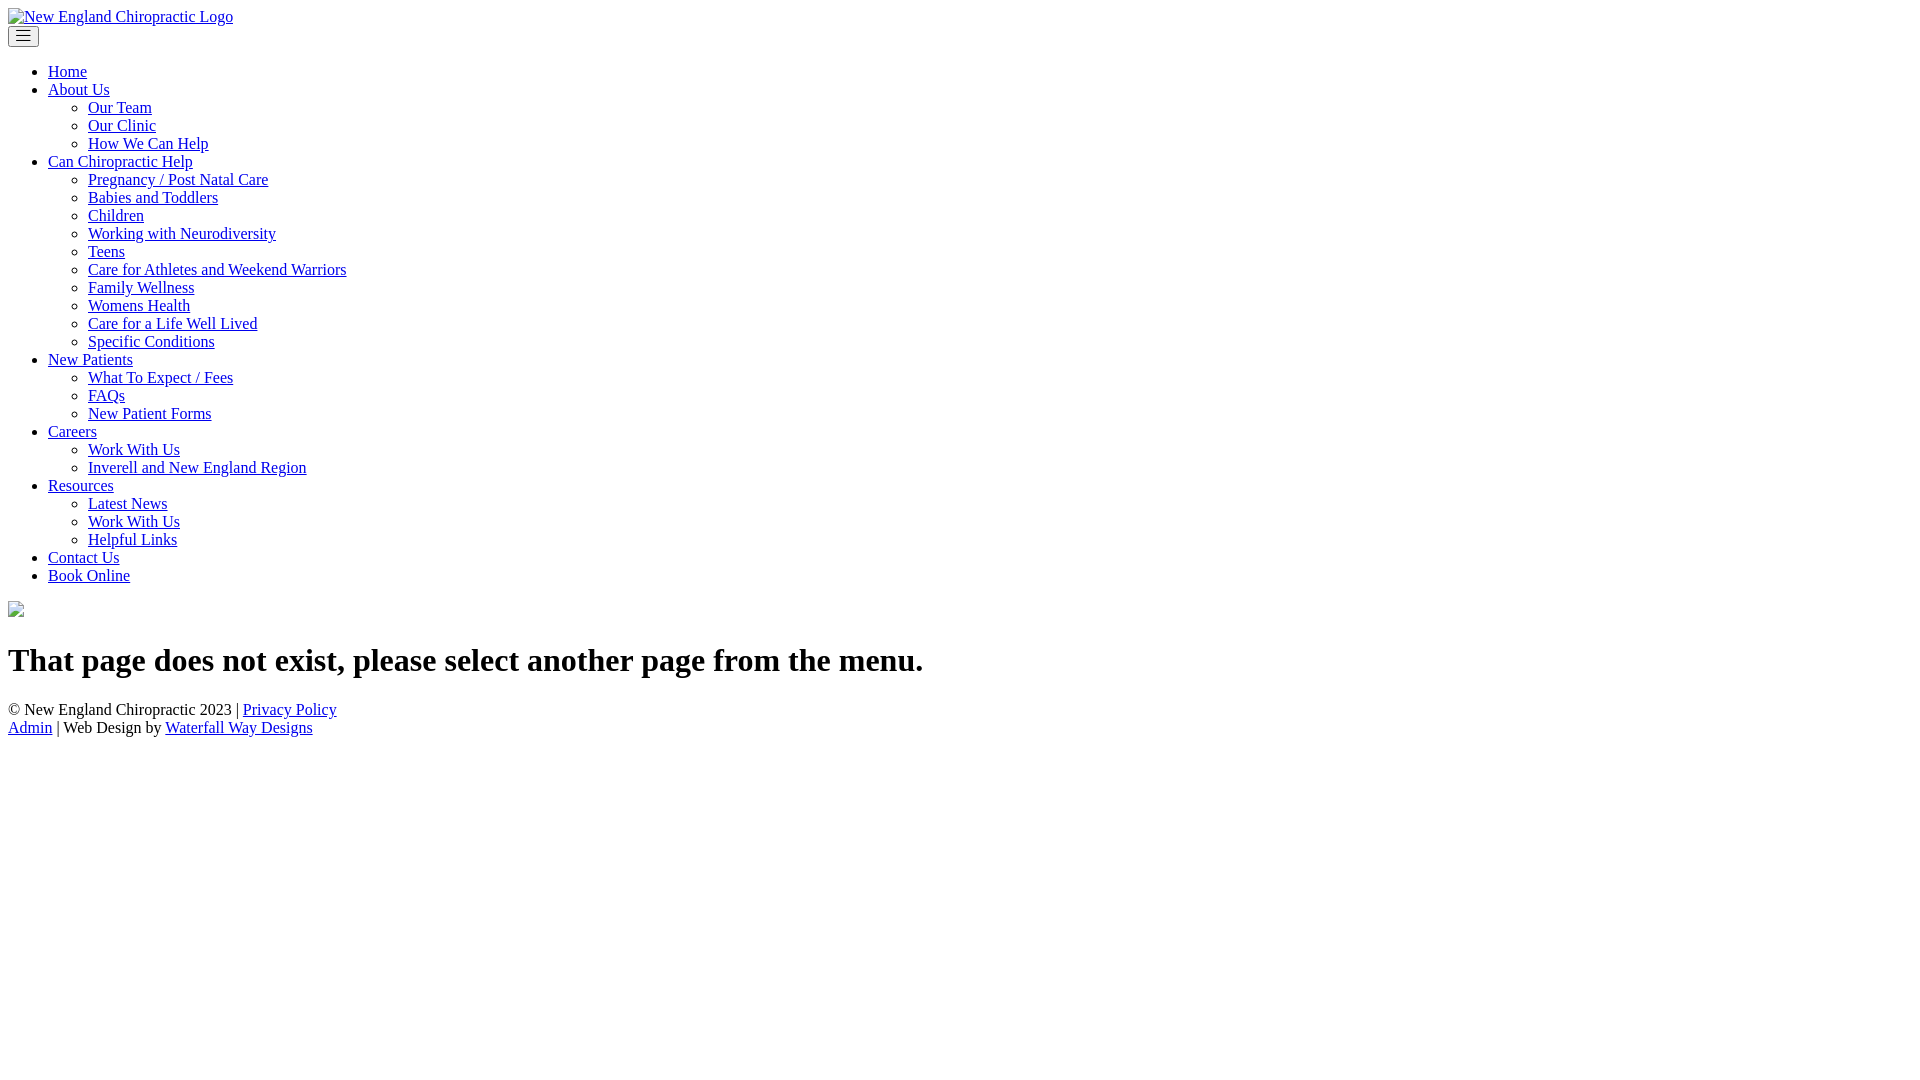 Image resolution: width=1920 pixels, height=1080 pixels. Describe the element at coordinates (160, 377) in the screenshot. I see `'What To Expect / Fees'` at that location.